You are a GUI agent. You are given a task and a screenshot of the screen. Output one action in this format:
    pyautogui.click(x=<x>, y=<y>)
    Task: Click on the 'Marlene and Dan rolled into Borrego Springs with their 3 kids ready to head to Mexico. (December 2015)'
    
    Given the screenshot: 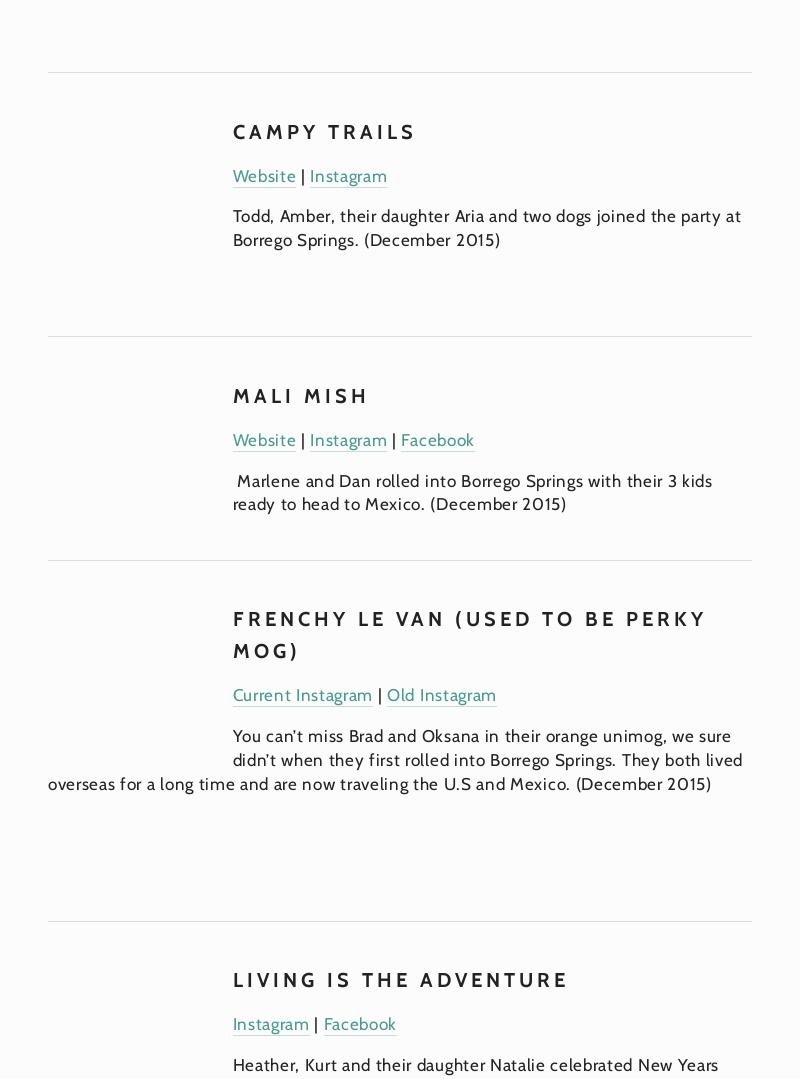 What is the action you would take?
    pyautogui.click(x=474, y=491)
    